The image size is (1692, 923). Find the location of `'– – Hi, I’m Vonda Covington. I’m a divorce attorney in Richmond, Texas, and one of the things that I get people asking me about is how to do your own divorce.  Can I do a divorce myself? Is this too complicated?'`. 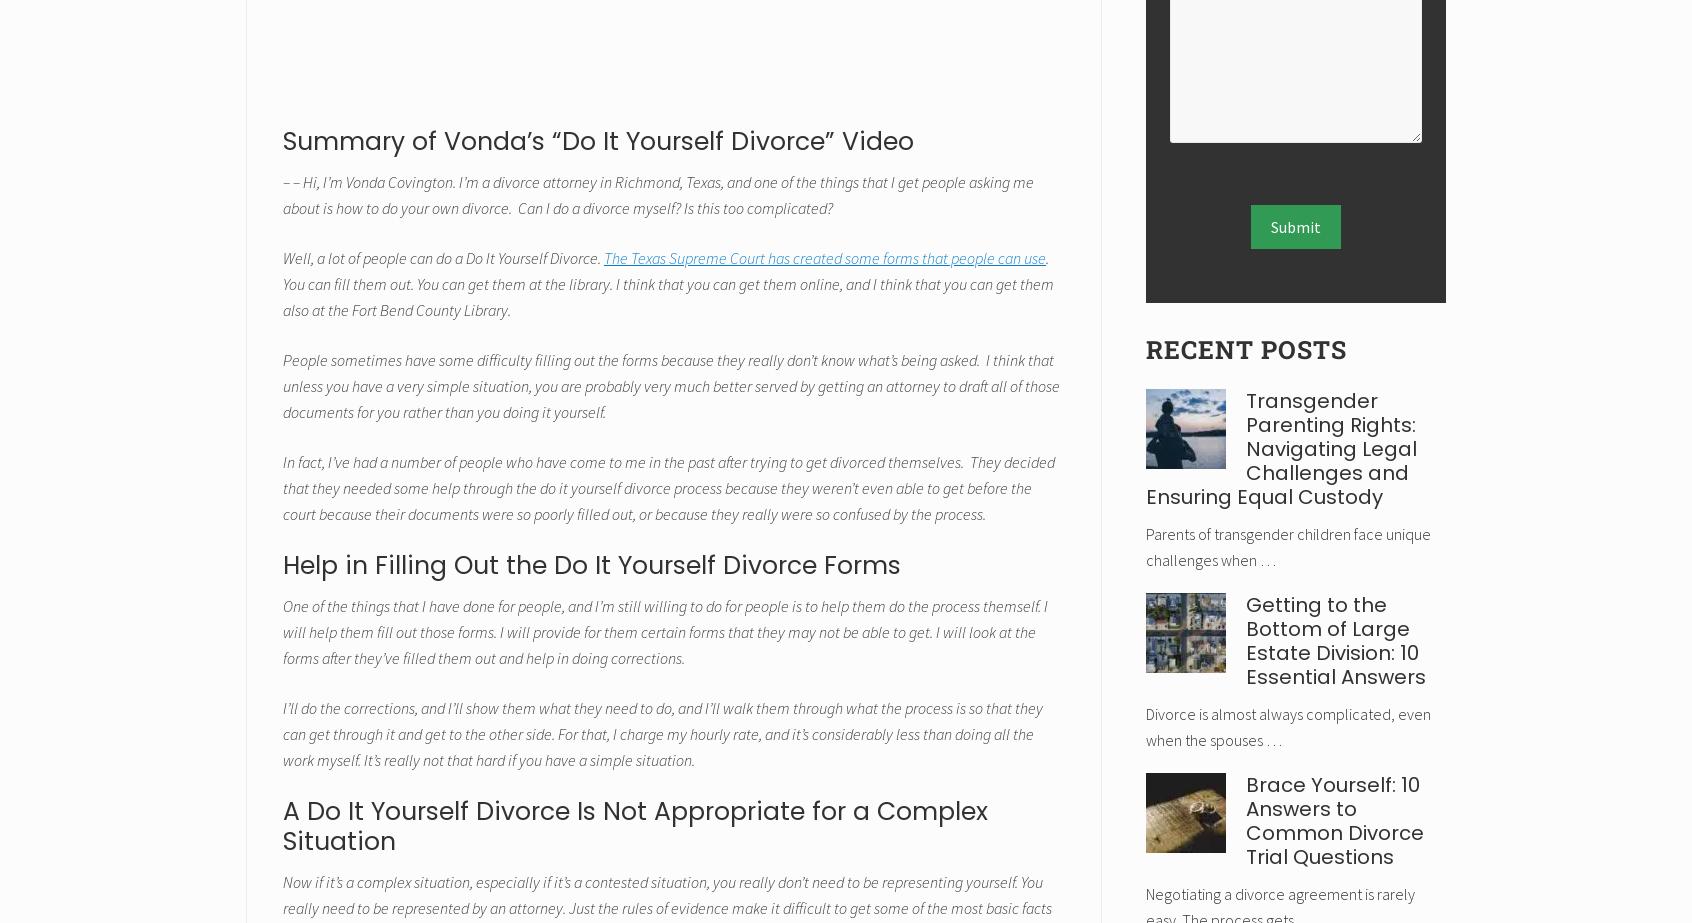

'– – Hi, I’m Vonda Covington. I’m a divorce attorney in Richmond, Texas, and one of the things that I get people asking me about is how to do your own divorce.  Can I do a divorce myself? Is this too complicated?' is located at coordinates (658, 194).